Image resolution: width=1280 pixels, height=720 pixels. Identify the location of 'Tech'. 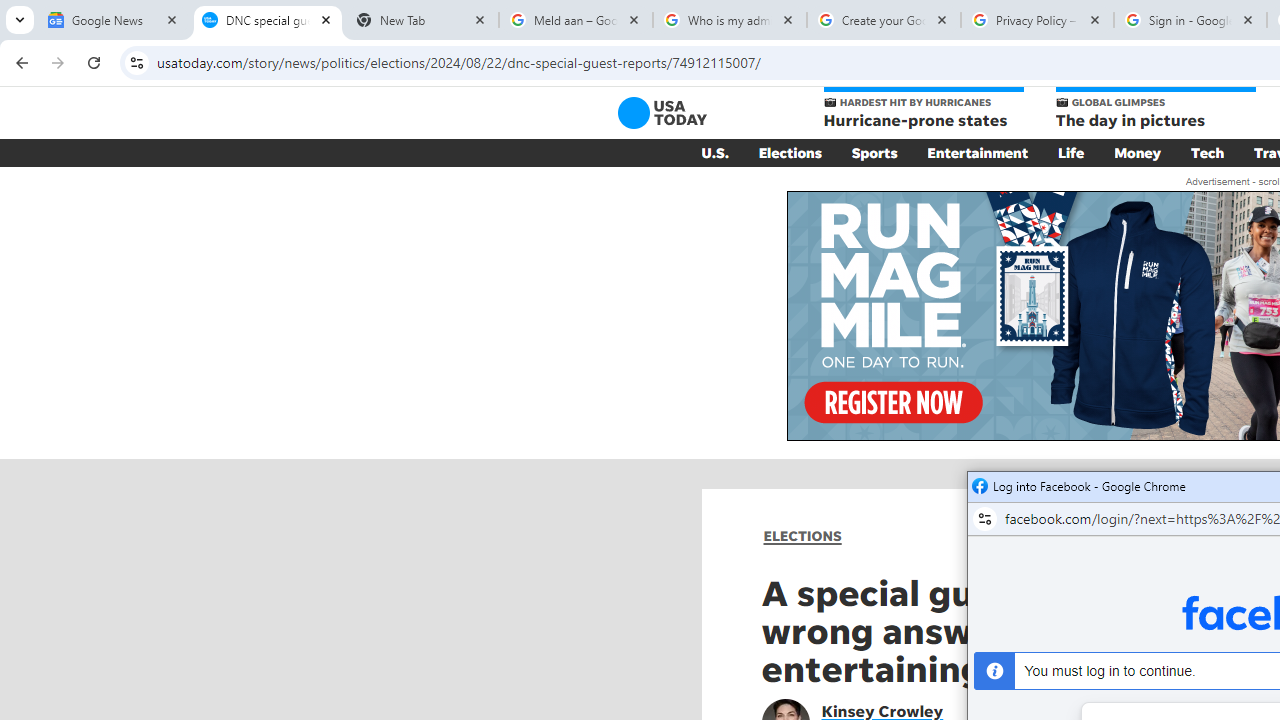
(1206, 152).